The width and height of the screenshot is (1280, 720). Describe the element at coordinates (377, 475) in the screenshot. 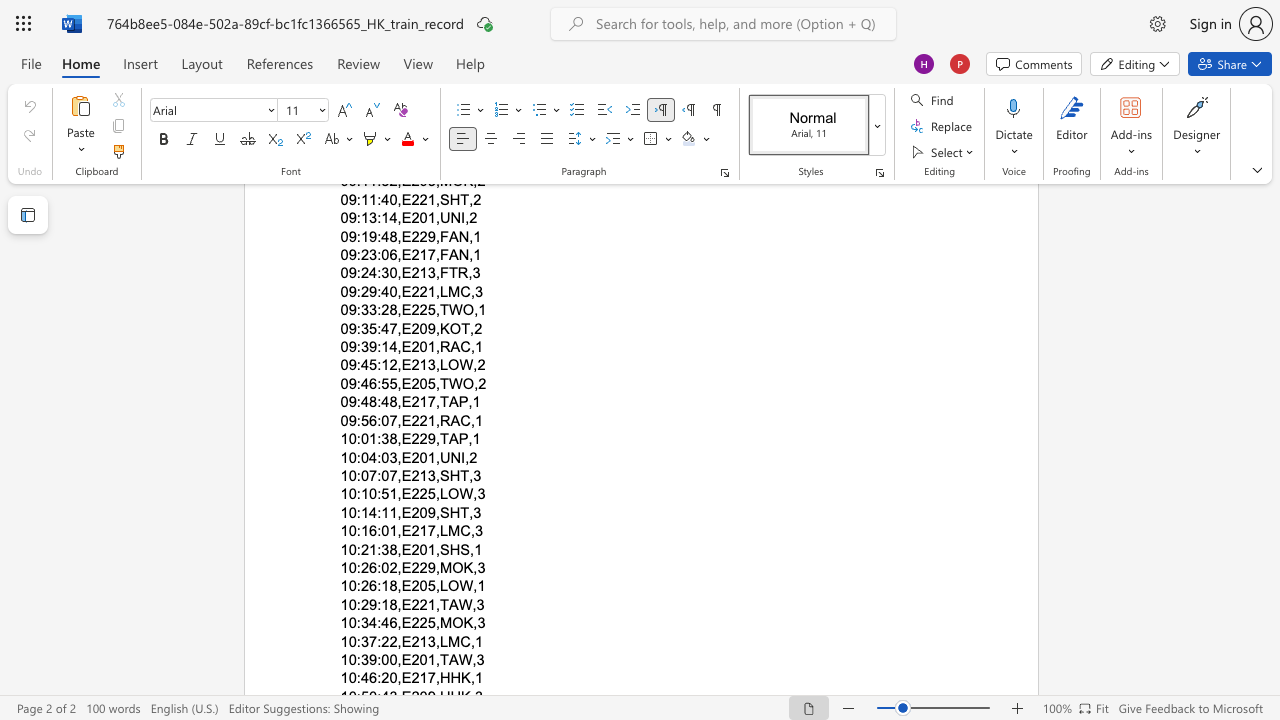

I see `the subset text ":0" within the text "10:07:07,E213,SHT,3"` at that location.